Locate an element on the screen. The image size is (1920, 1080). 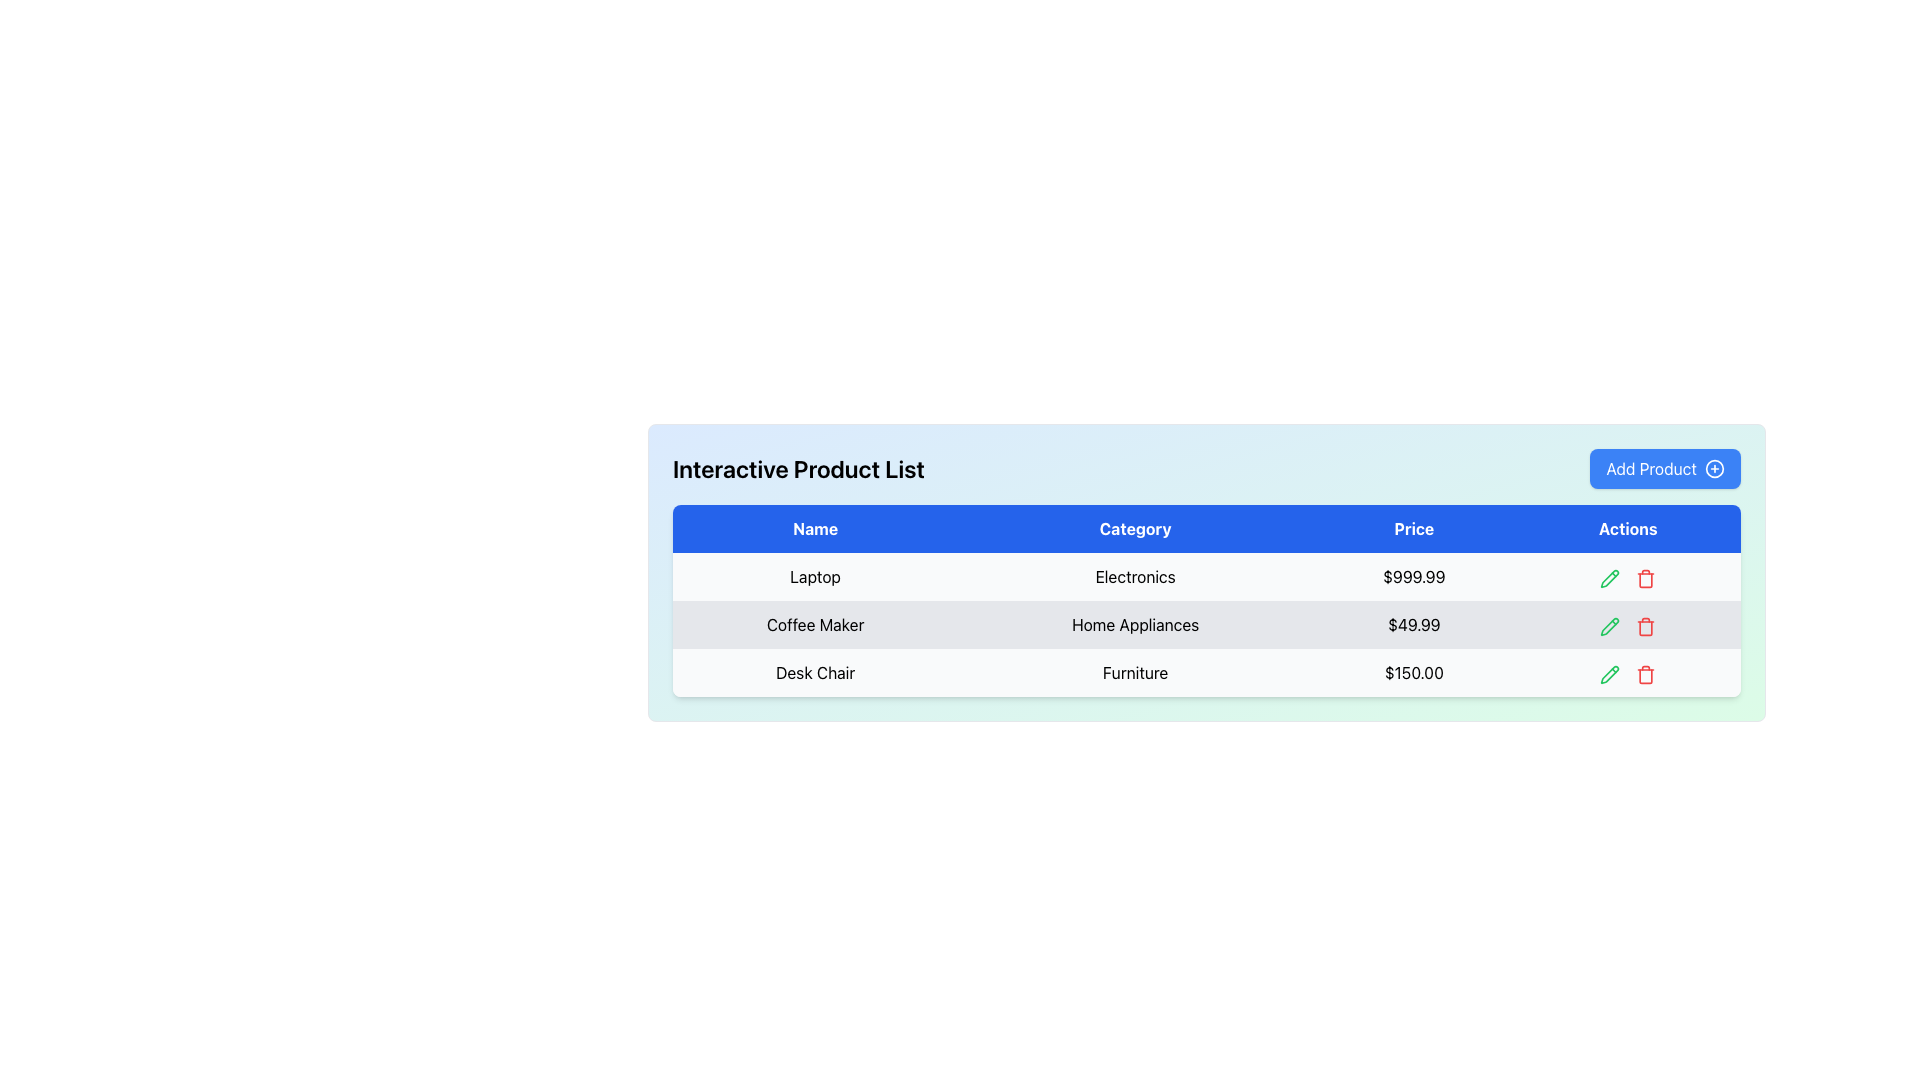
the text label displaying 'Home Appliances' in the second row, second column of the 'Interactive Product List' table is located at coordinates (1135, 623).